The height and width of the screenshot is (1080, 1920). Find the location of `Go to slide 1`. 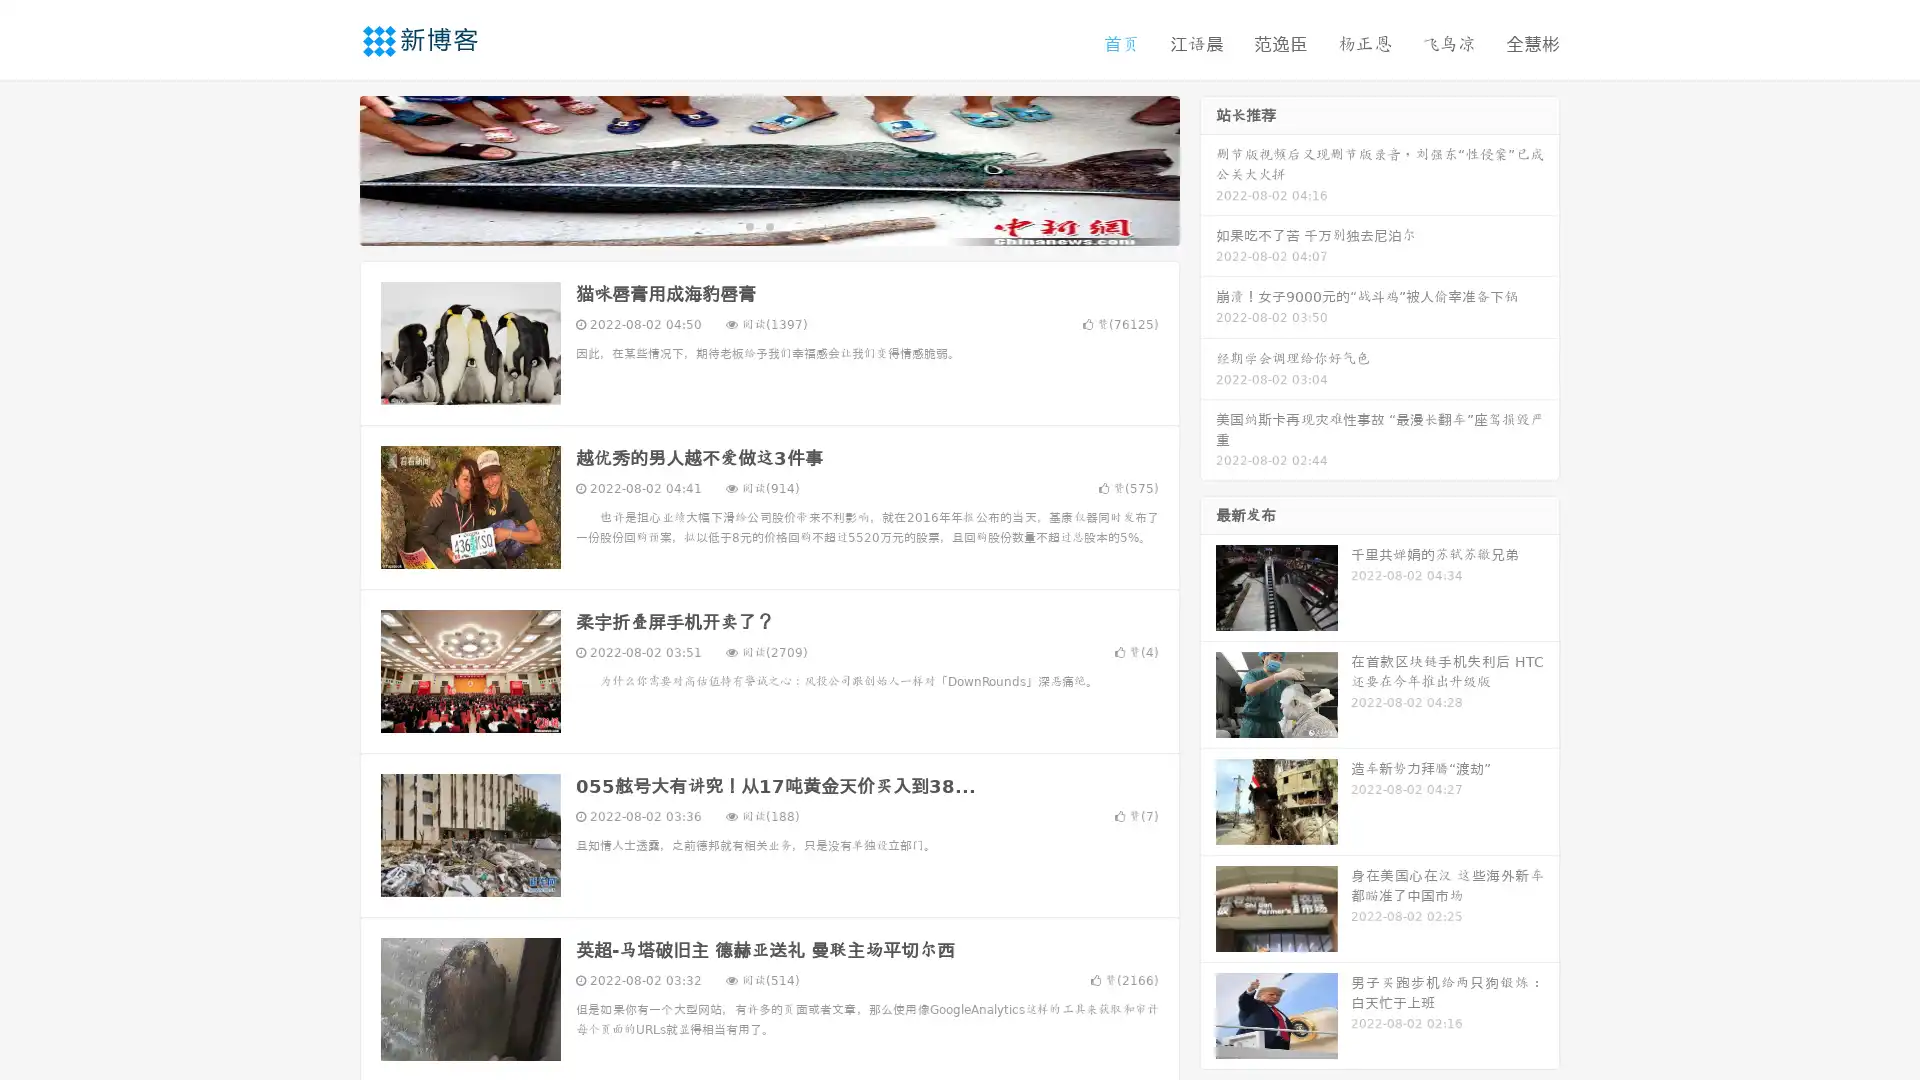

Go to slide 1 is located at coordinates (748, 225).